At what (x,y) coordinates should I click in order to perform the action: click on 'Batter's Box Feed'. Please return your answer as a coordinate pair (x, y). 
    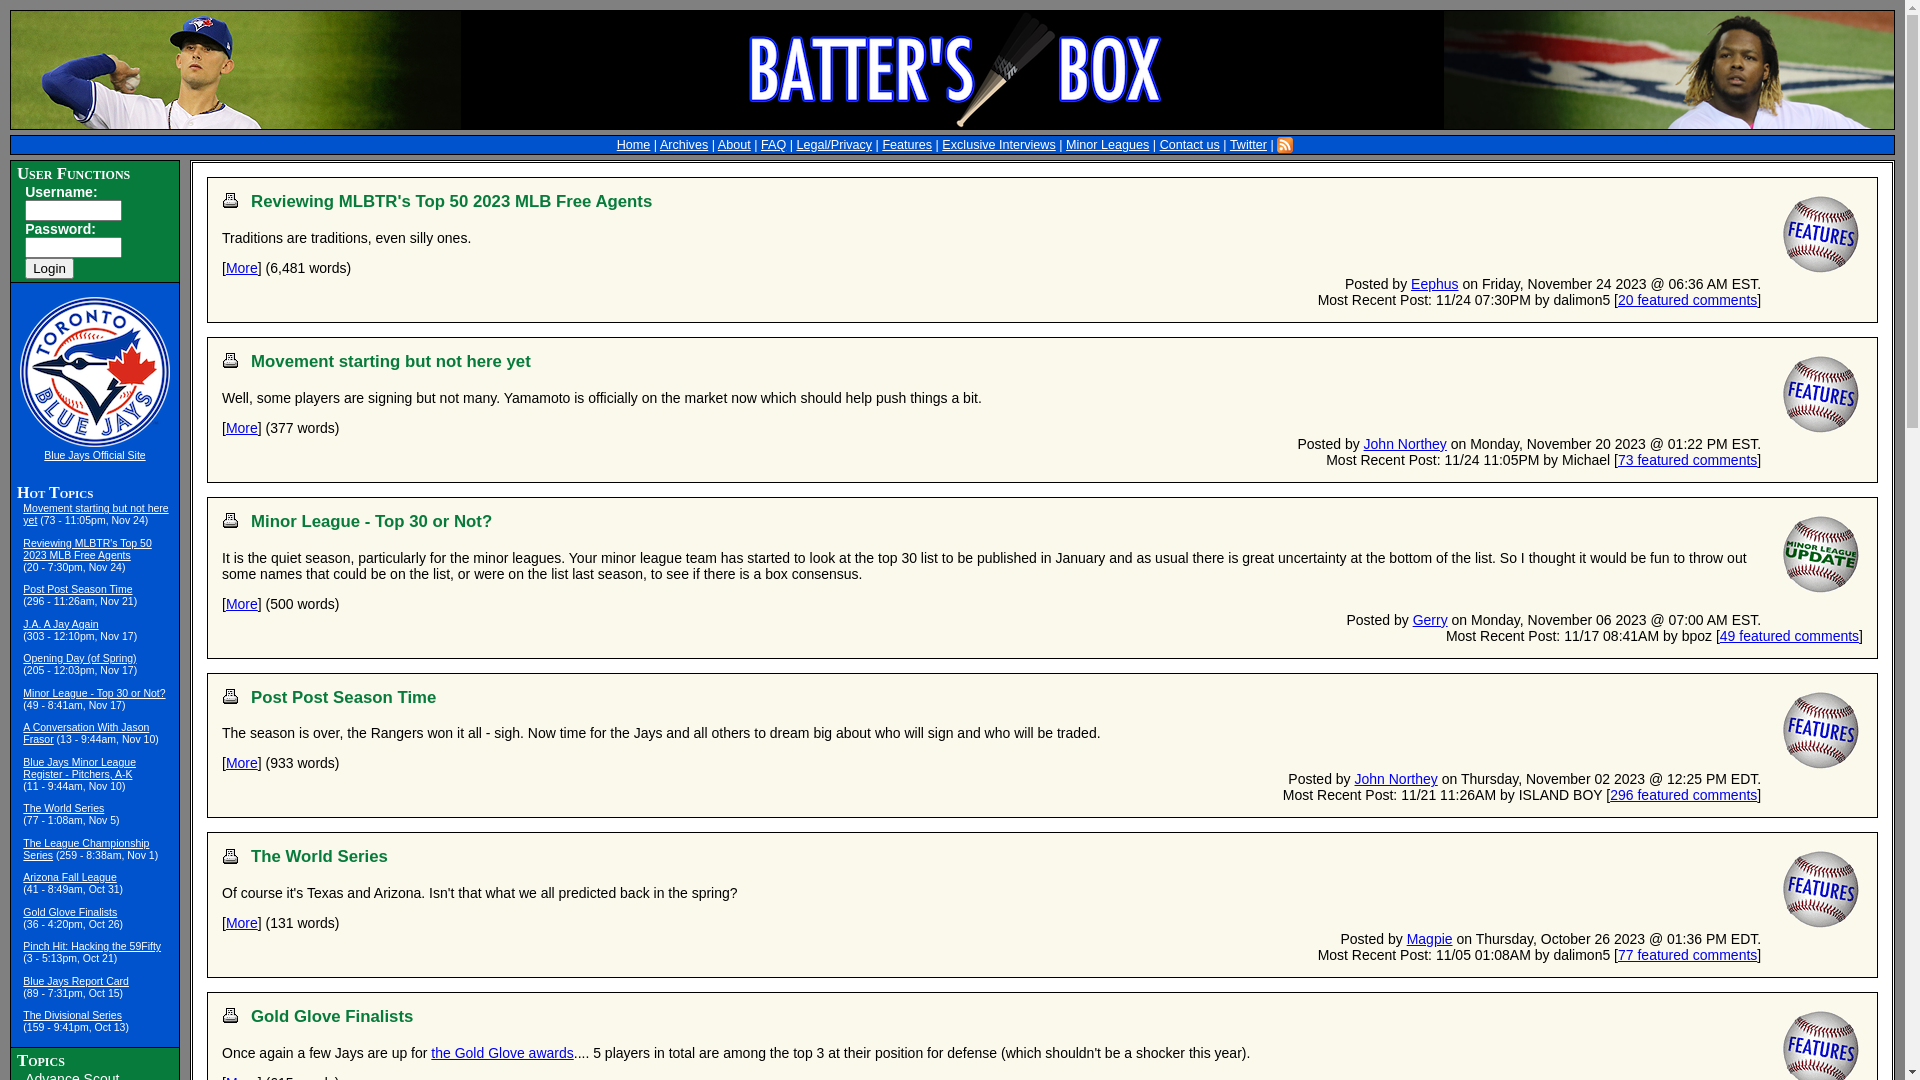
    Looking at the image, I should click on (1285, 144).